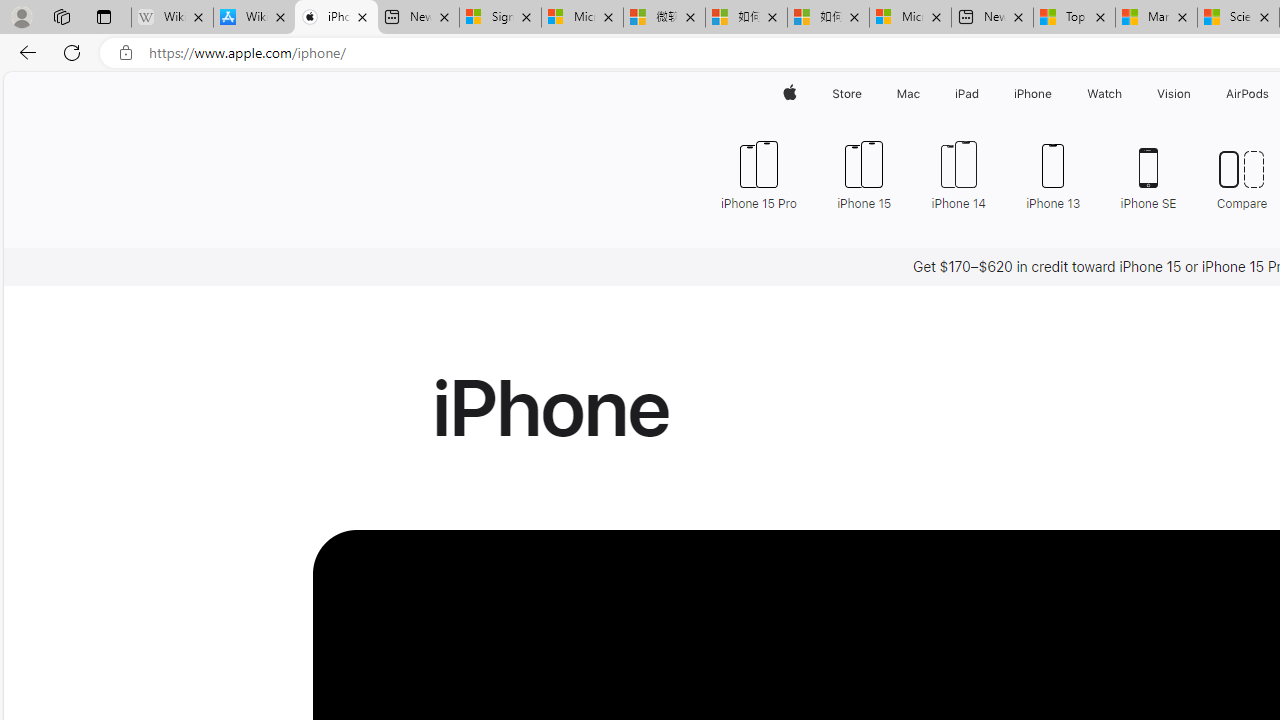 The image size is (1280, 720). What do you see at coordinates (1195, 93) in the screenshot?
I see `'Class: globalnav-submenu-trigger-item'` at bounding box center [1195, 93].